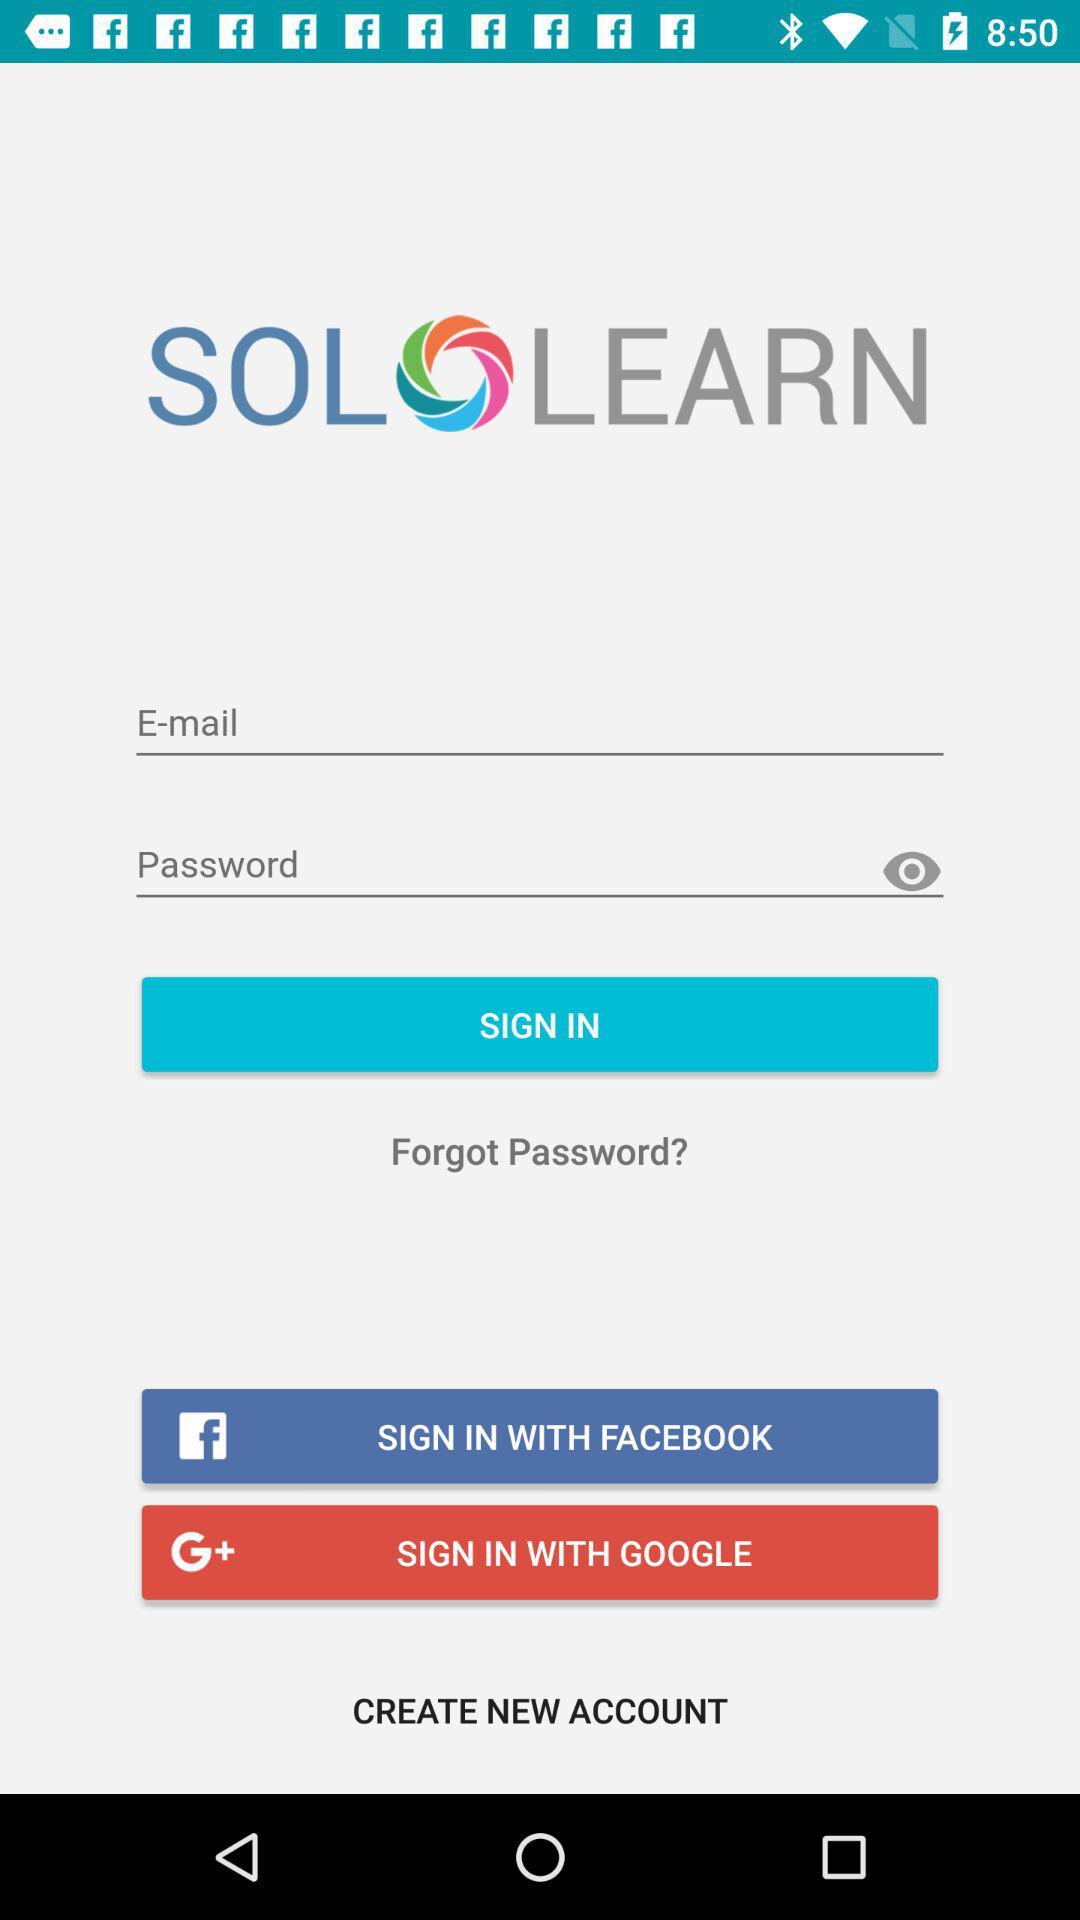 This screenshot has width=1080, height=1920. What do you see at coordinates (911, 872) in the screenshot?
I see `the visibility icon` at bounding box center [911, 872].